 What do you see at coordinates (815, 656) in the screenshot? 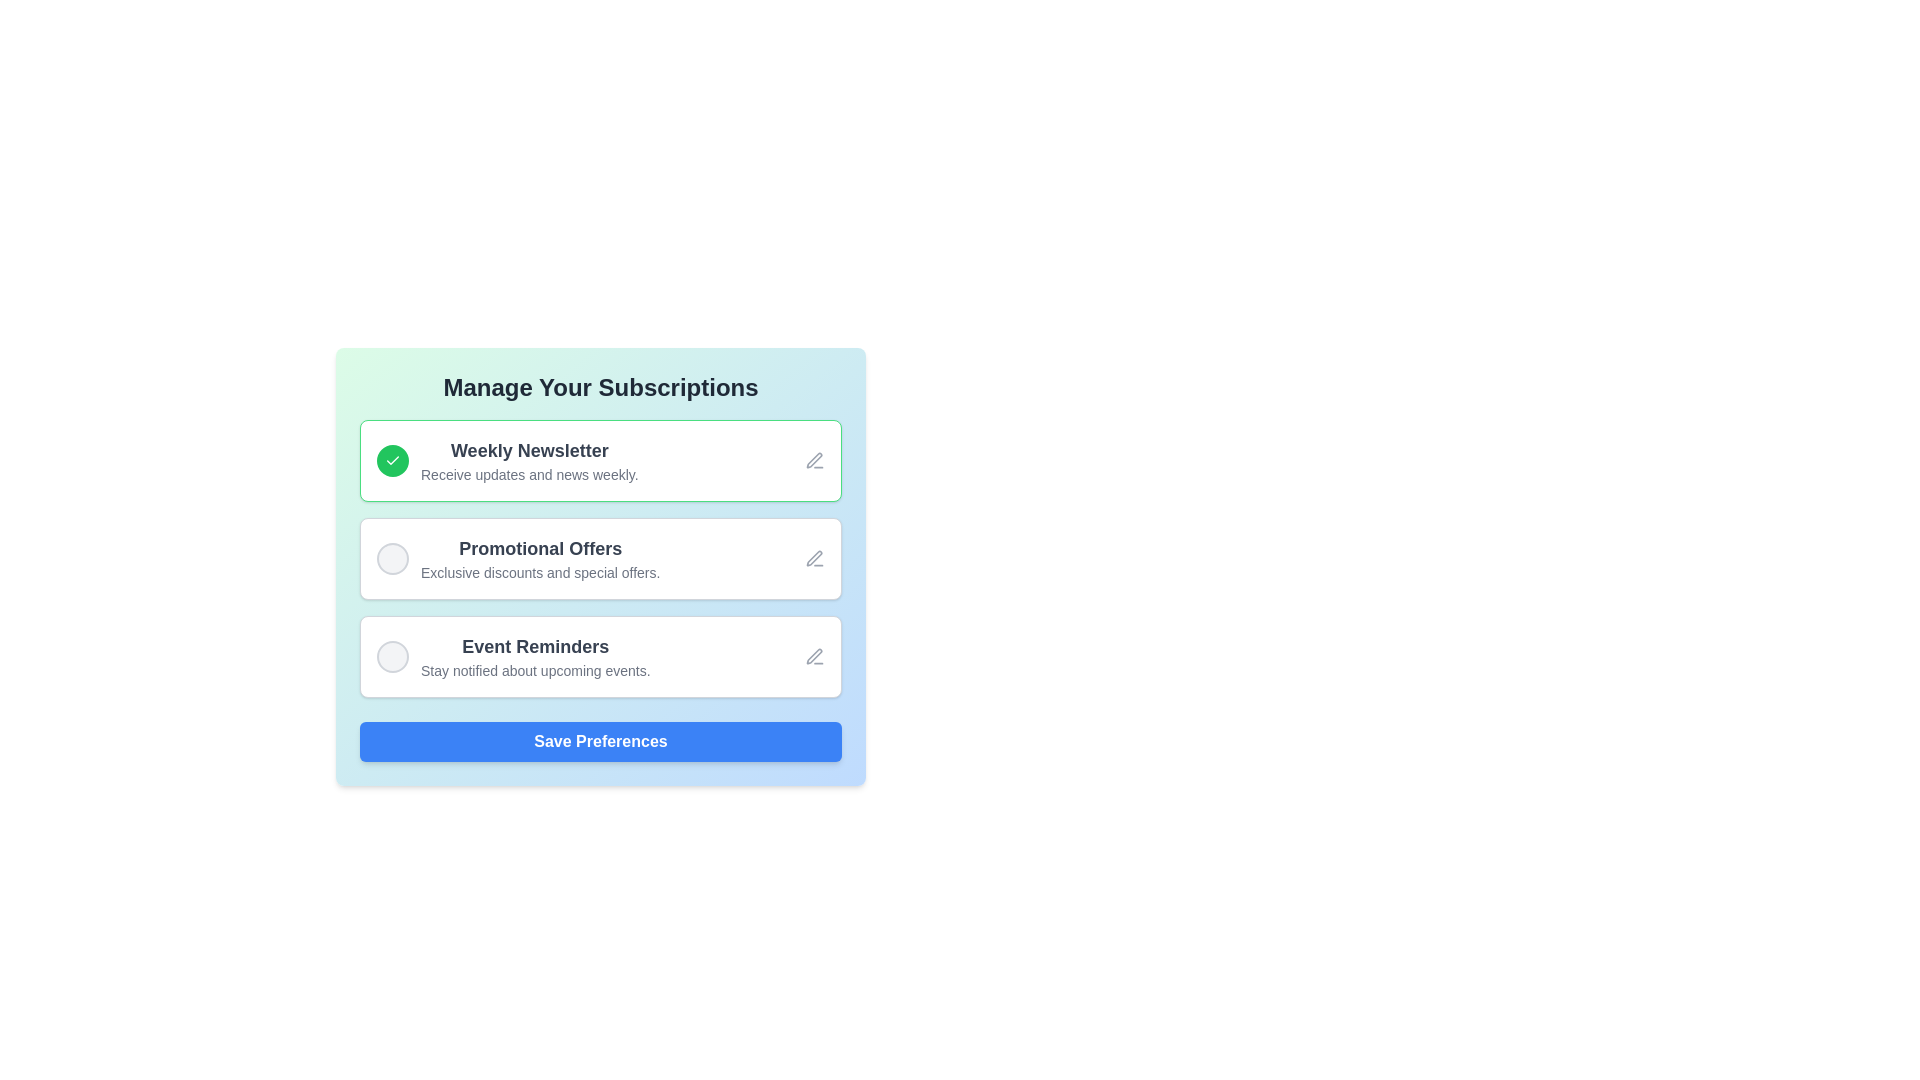
I see `the pen icon in the 'Event Reminders' section` at bounding box center [815, 656].